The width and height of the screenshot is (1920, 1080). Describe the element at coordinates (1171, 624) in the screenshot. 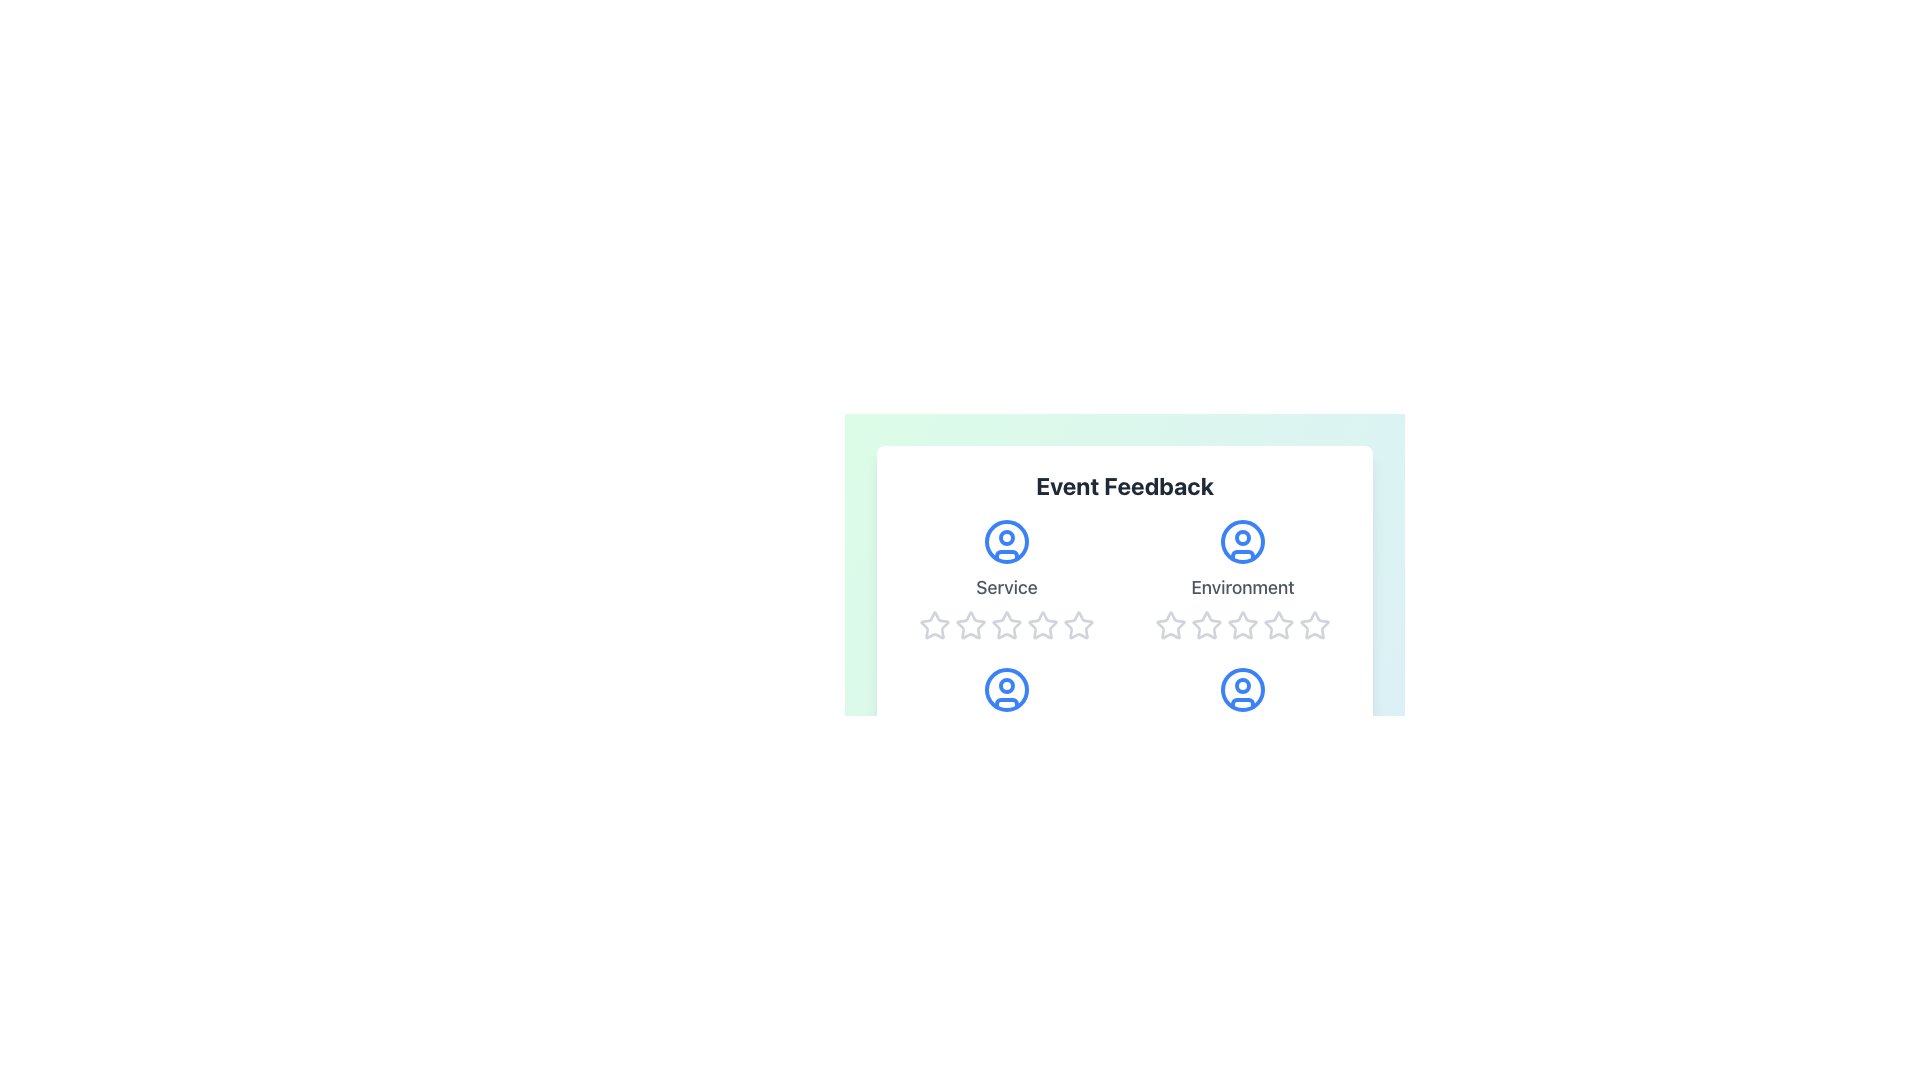

I see `the second star rating button in the 'Environment' category to indicate a rating level` at that location.